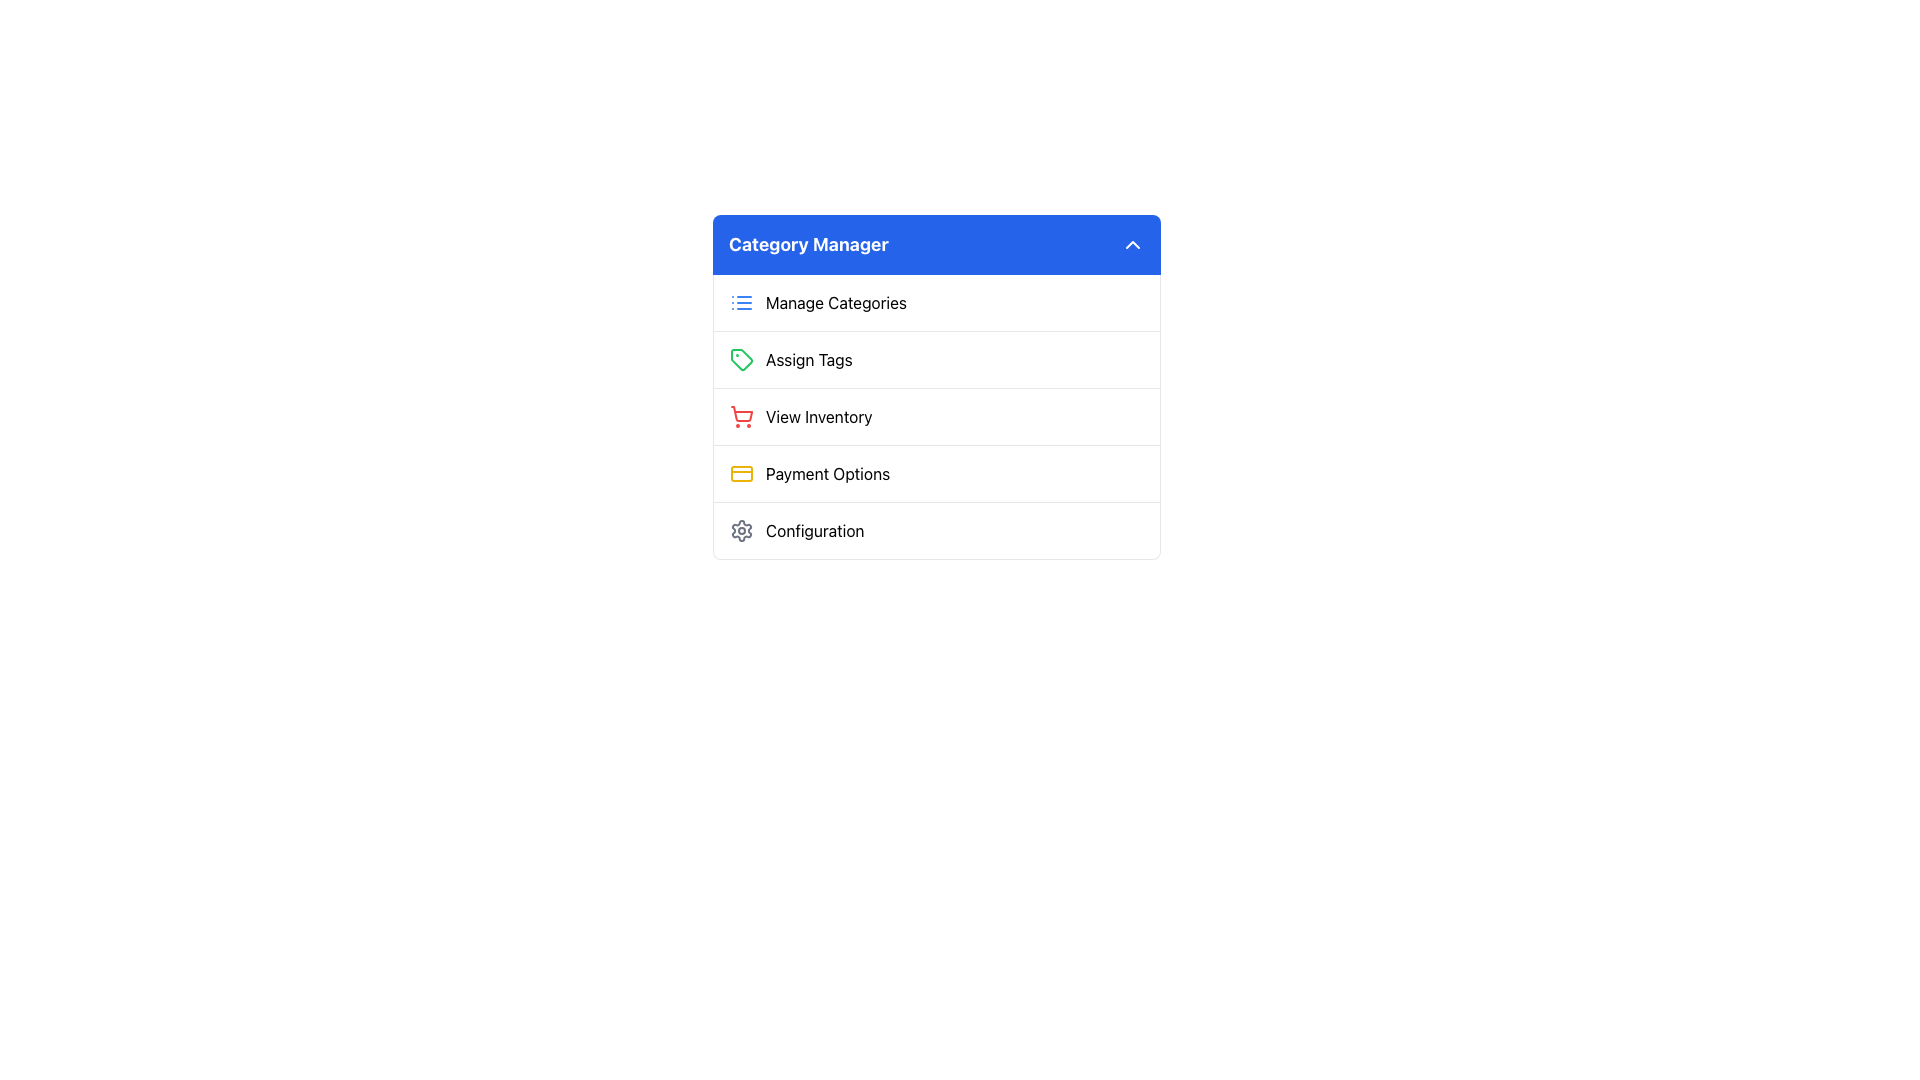 Image resolution: width=1920 pixels, height=1080 pixels. Describe the element at coordinates (741, 413) in the screenshot. I see `the shopping cart icon located in the 'View Inventory' row under the 'Category Manager' section, positioned to the left of the 'View Inventory' text label` at that location.